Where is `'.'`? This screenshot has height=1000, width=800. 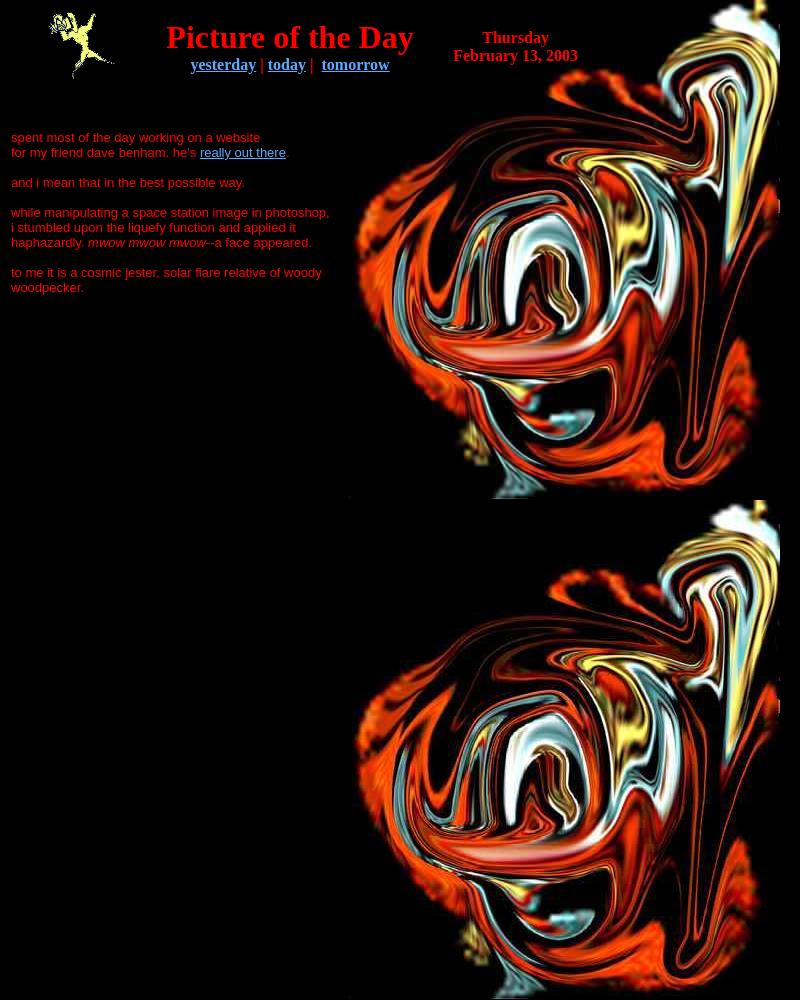
'.' is located at coordinates (287, 152).